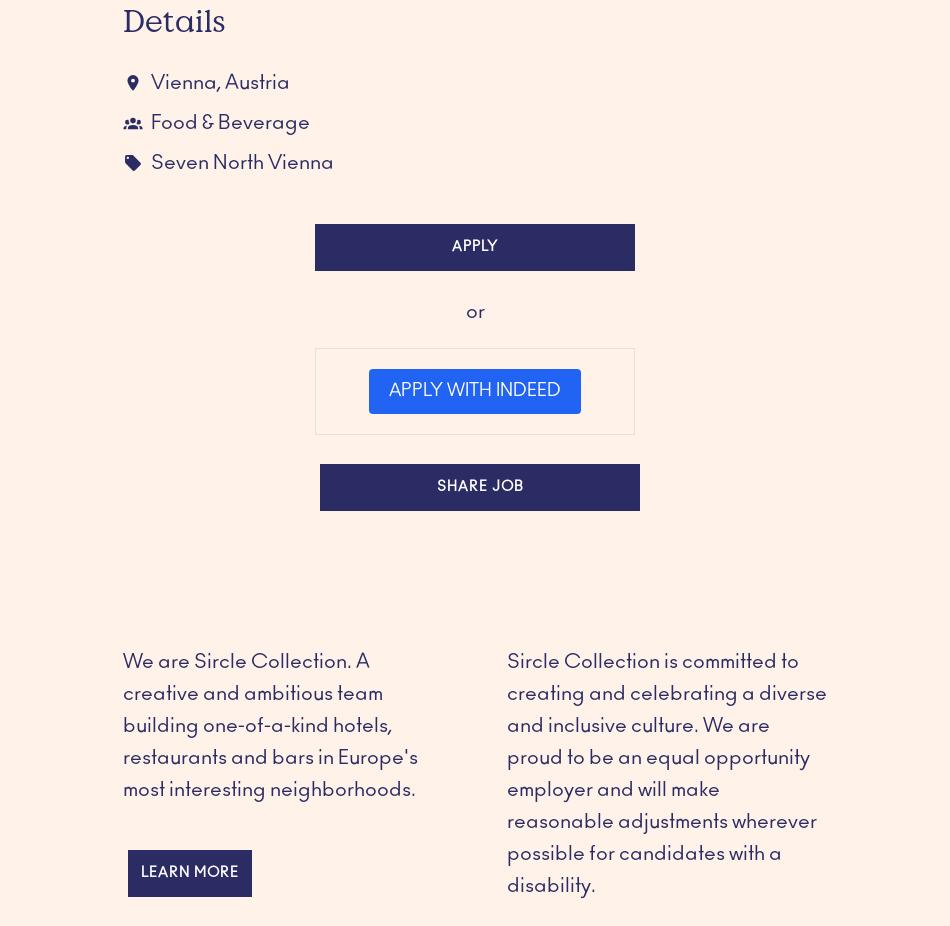 This screenshot has width=950, height=926. I want to click on 'learn more', so click(190, 872).